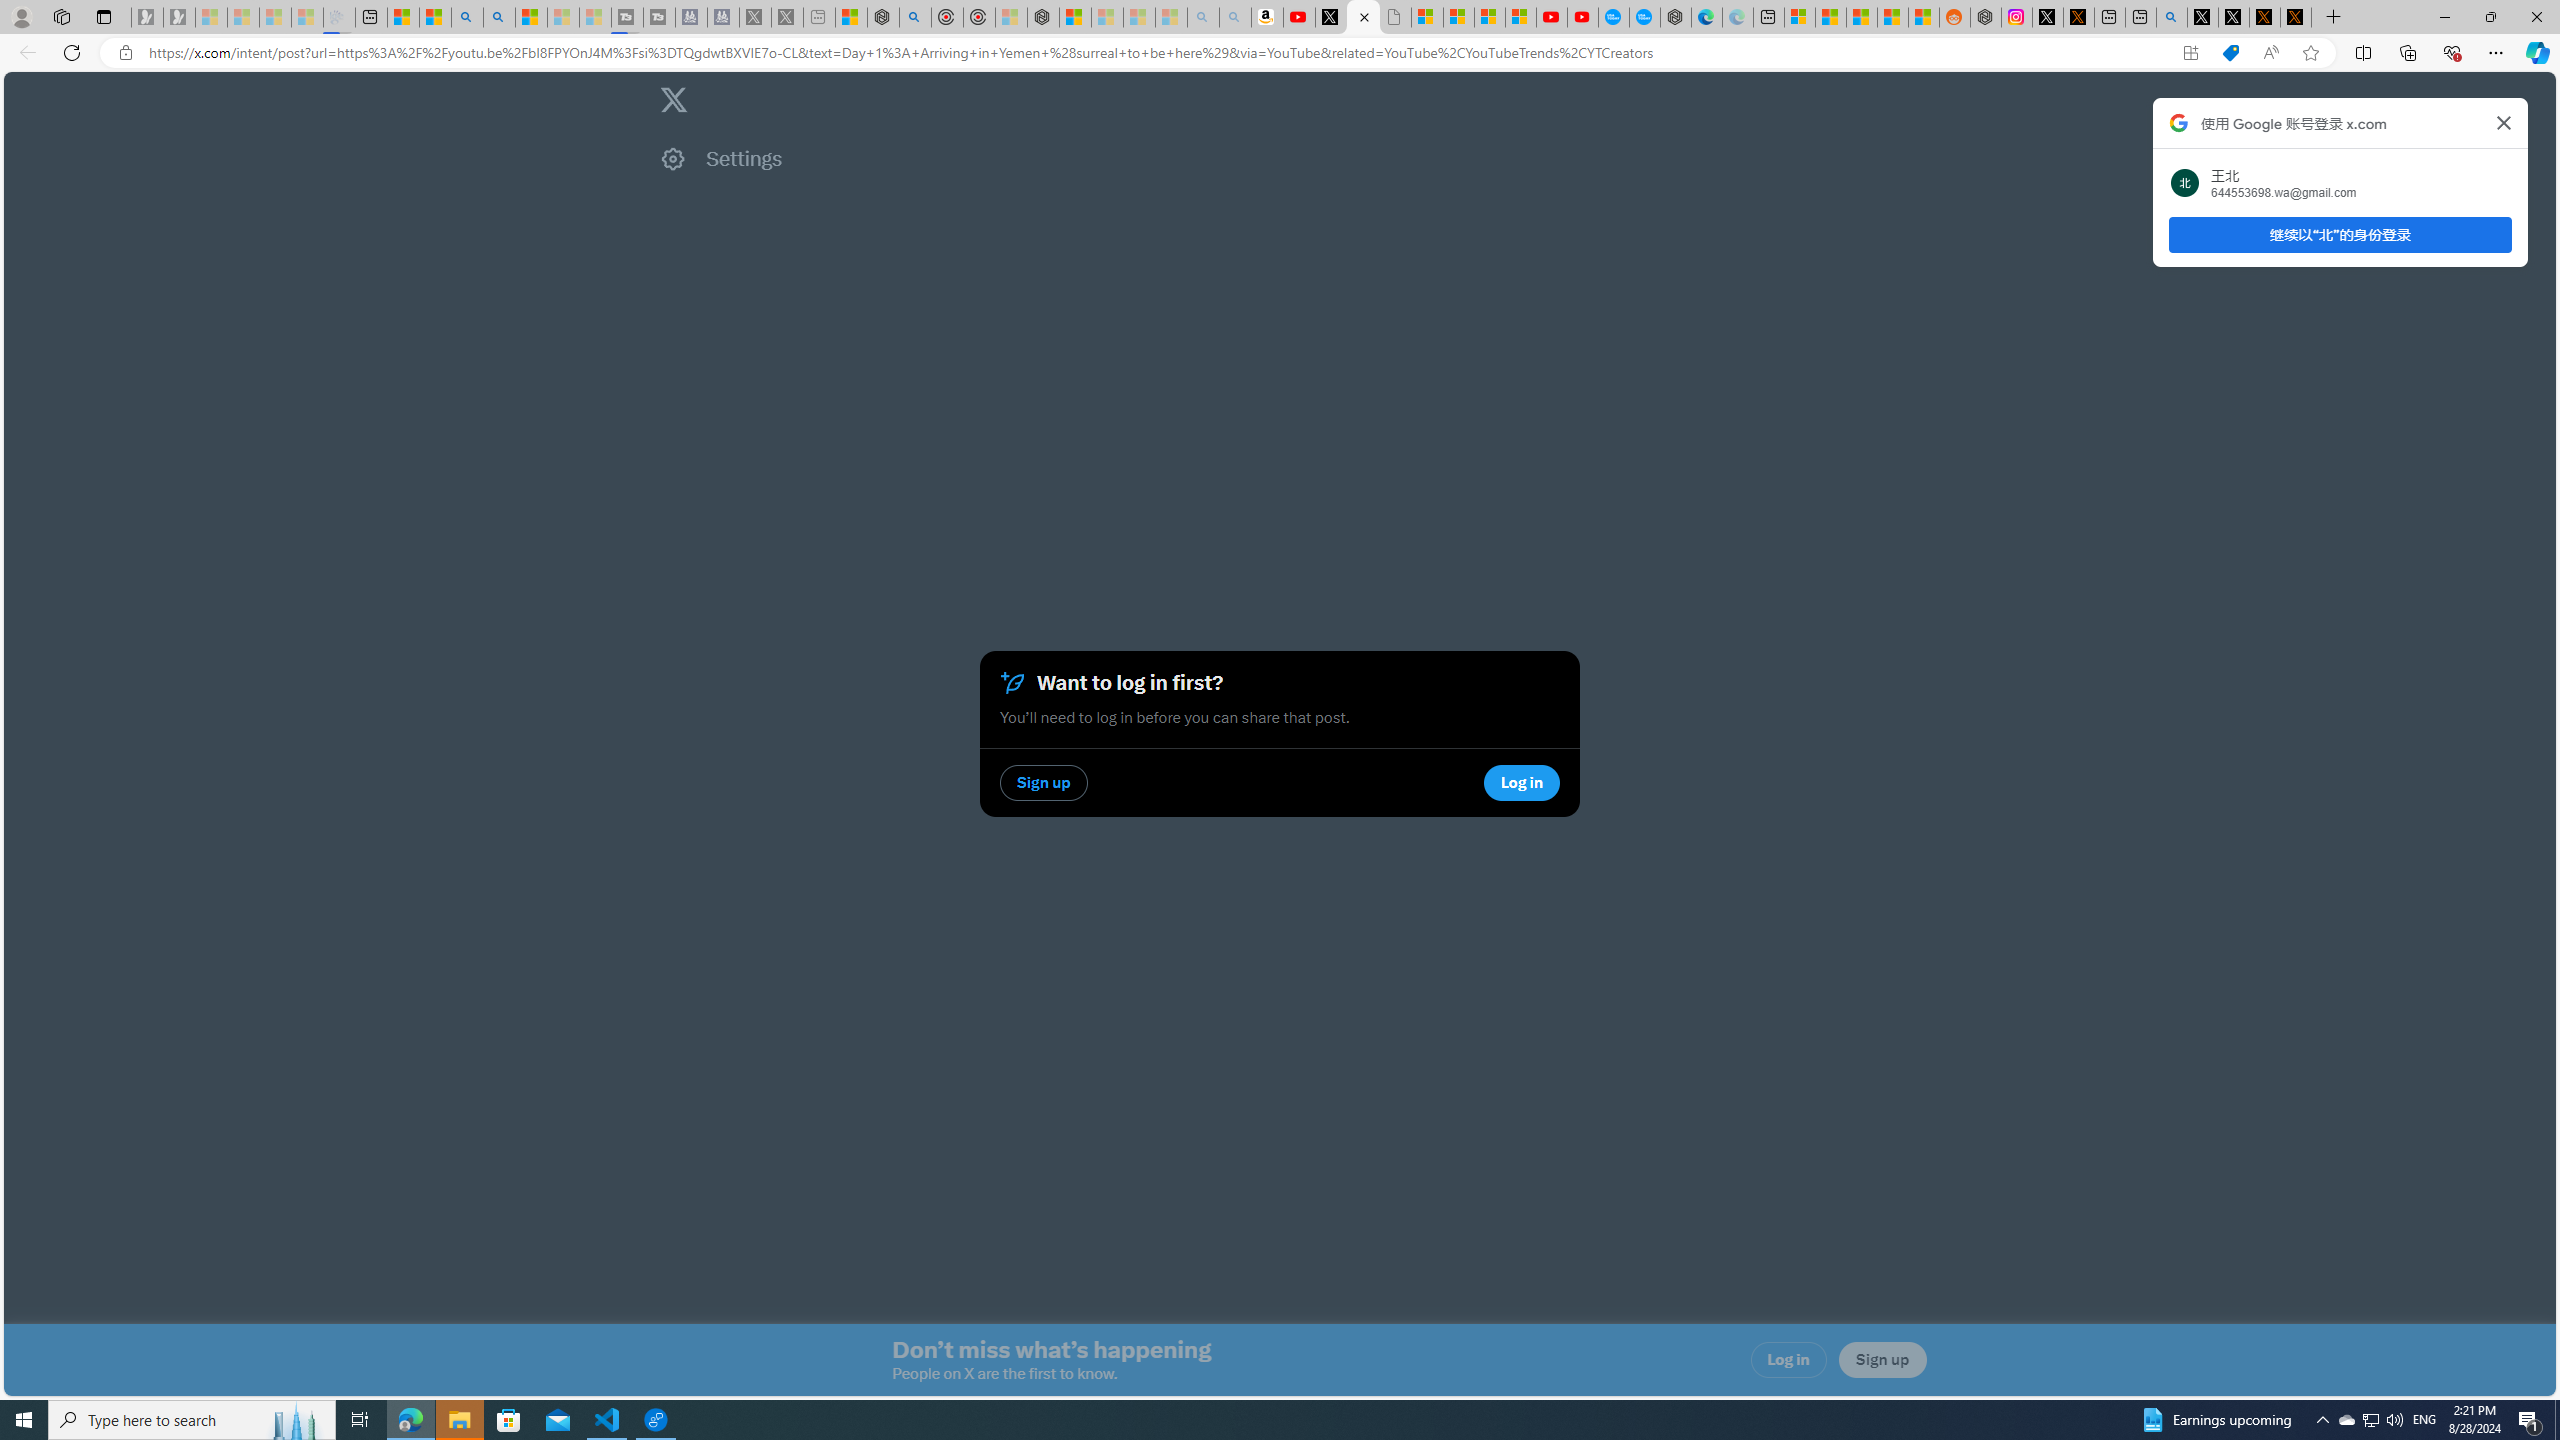 The width and height of the screenshot is (2560, 1440). I want to click on 'amazon - Search - Sleeping', so click(1203, 16).